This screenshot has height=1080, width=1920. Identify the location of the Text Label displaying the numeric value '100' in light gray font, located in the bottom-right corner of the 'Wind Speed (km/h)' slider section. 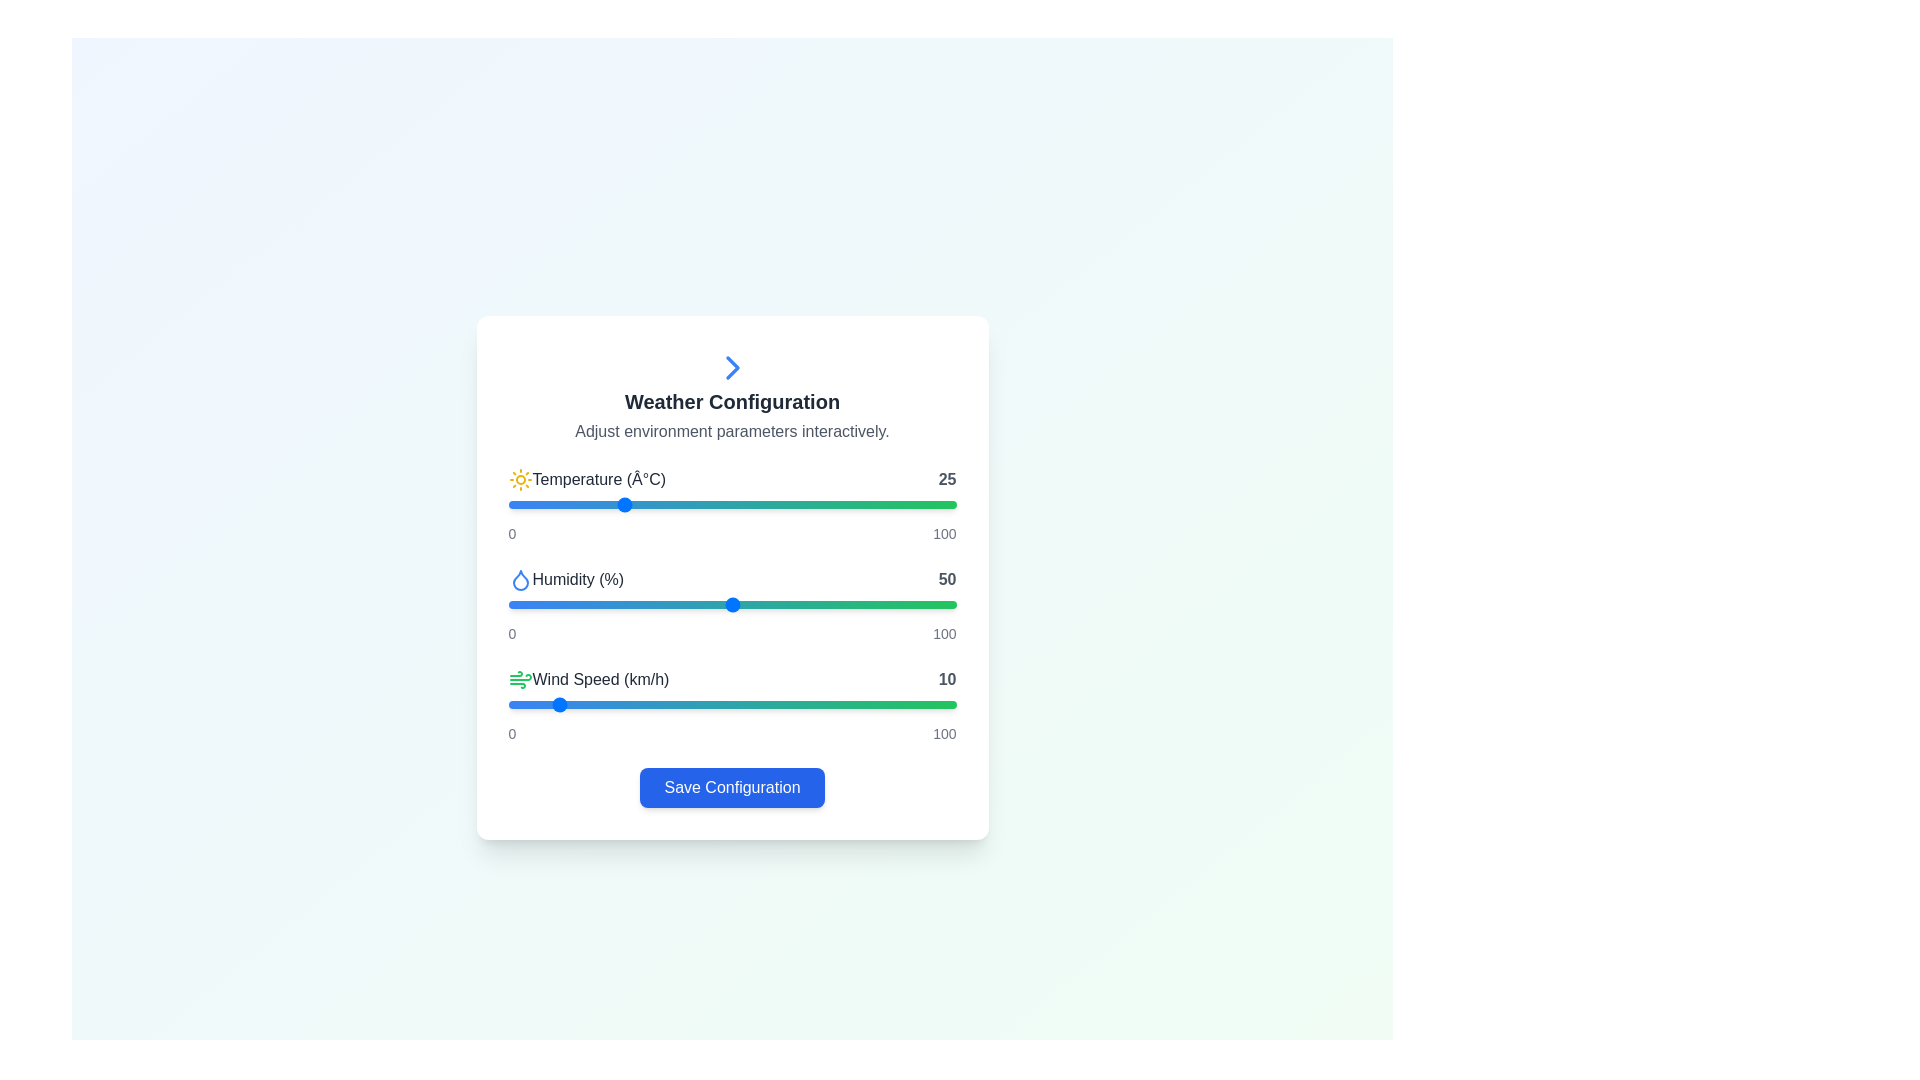
(943, 733).